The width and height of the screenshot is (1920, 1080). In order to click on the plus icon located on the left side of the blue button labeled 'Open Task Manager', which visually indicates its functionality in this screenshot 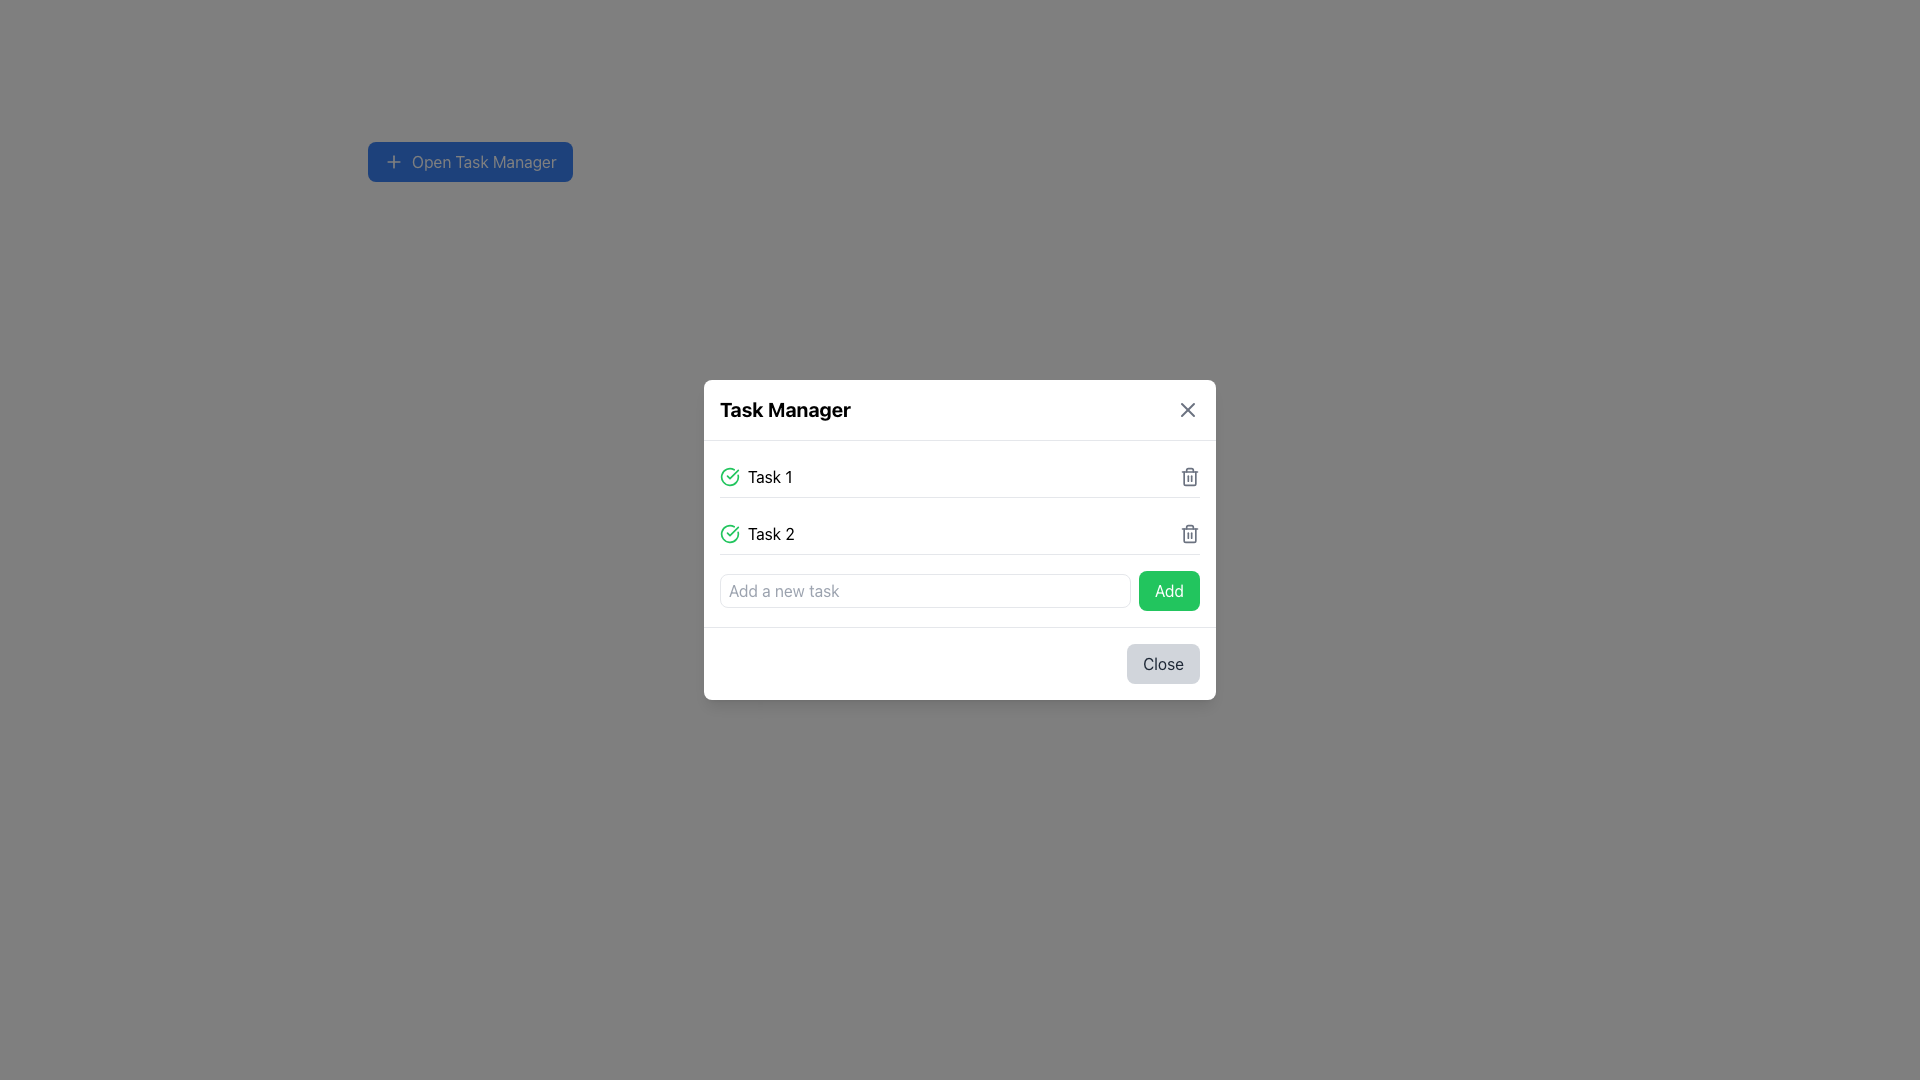, I will do `click(393, 161)`.